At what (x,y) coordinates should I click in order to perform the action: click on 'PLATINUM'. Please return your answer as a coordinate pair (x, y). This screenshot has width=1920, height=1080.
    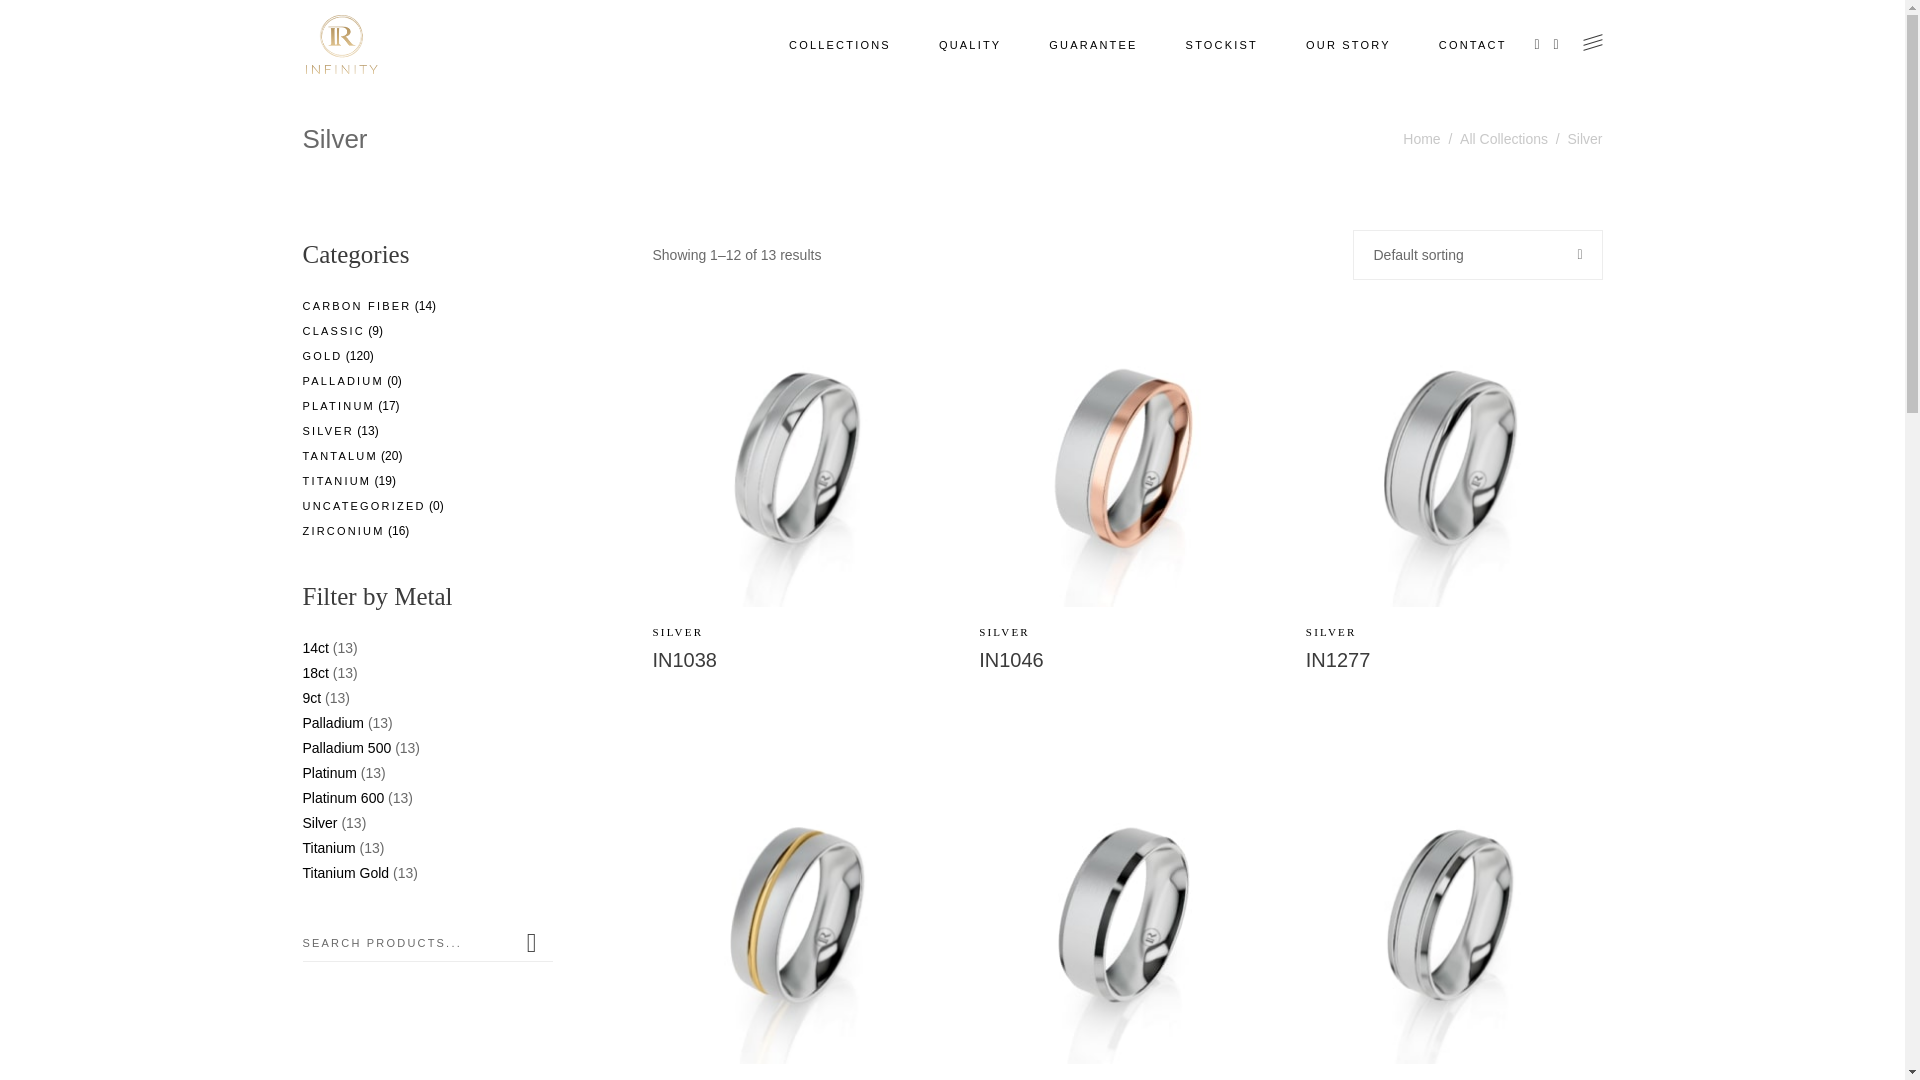
    Looking at the image, I should click on (337, 405).